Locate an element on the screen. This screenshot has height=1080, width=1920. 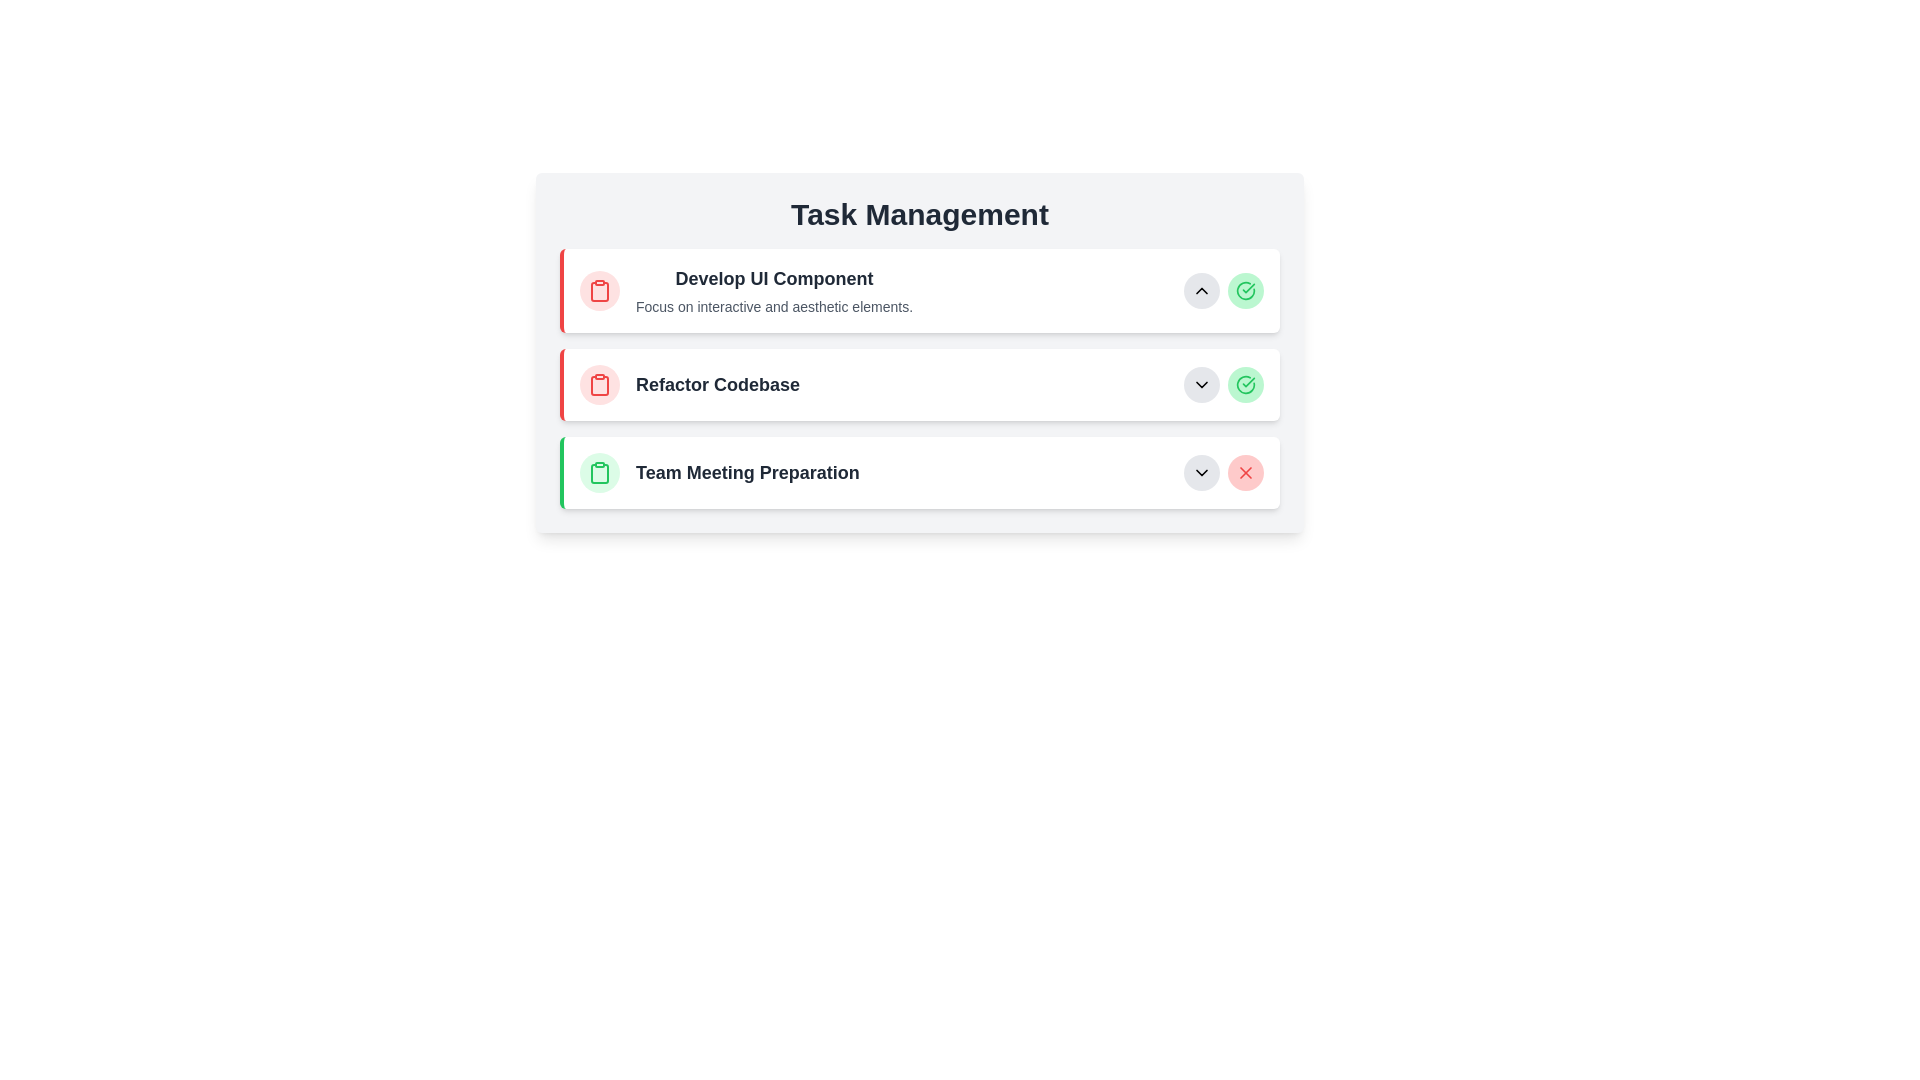
the circular icon with a semi-transparent red fill and a clipboard symbol, located at the far left of the 'Develop UI Component' task description is located at coordinates (599, 290).